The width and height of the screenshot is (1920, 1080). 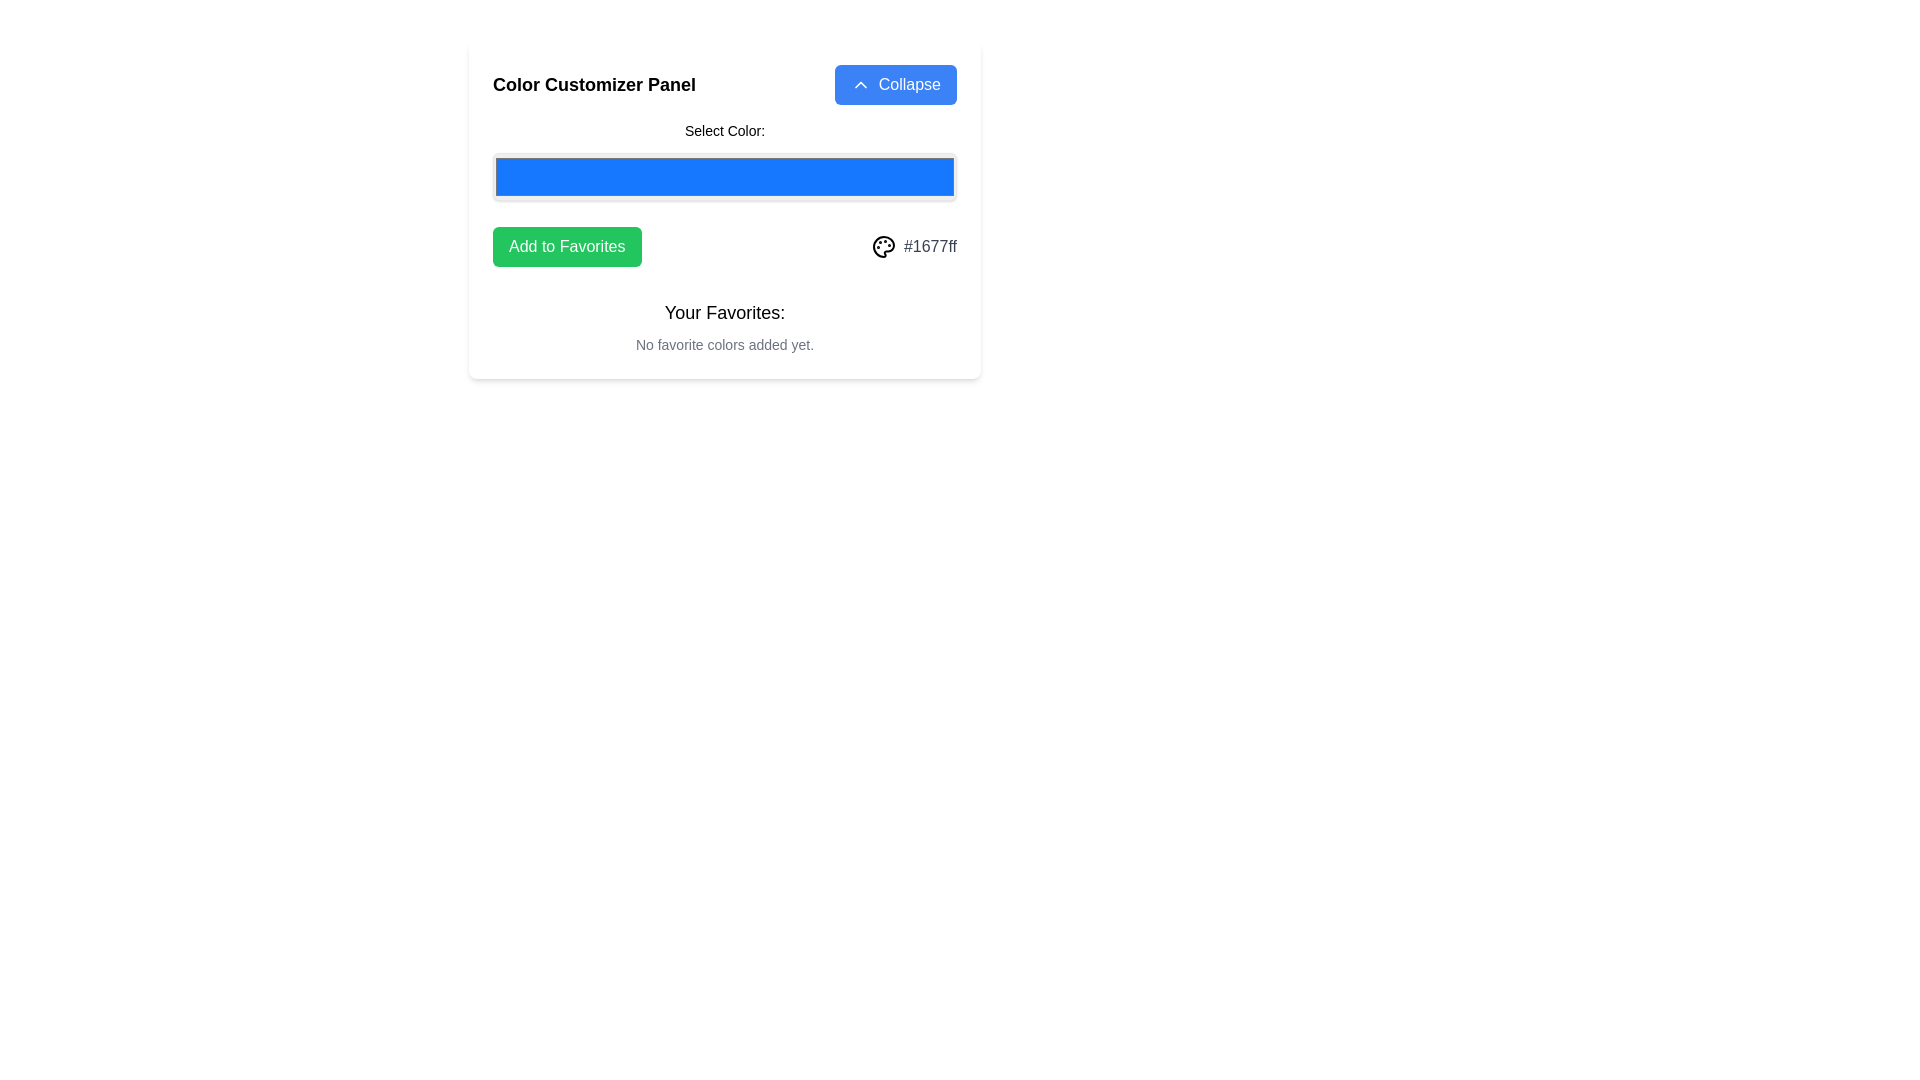 I want to click on the text label that serves as a heading for the user's favorite colors, located above the text 'No favorite colors added yet.' and below the 'Add to Favorites' button, so click(x=723, y=312).